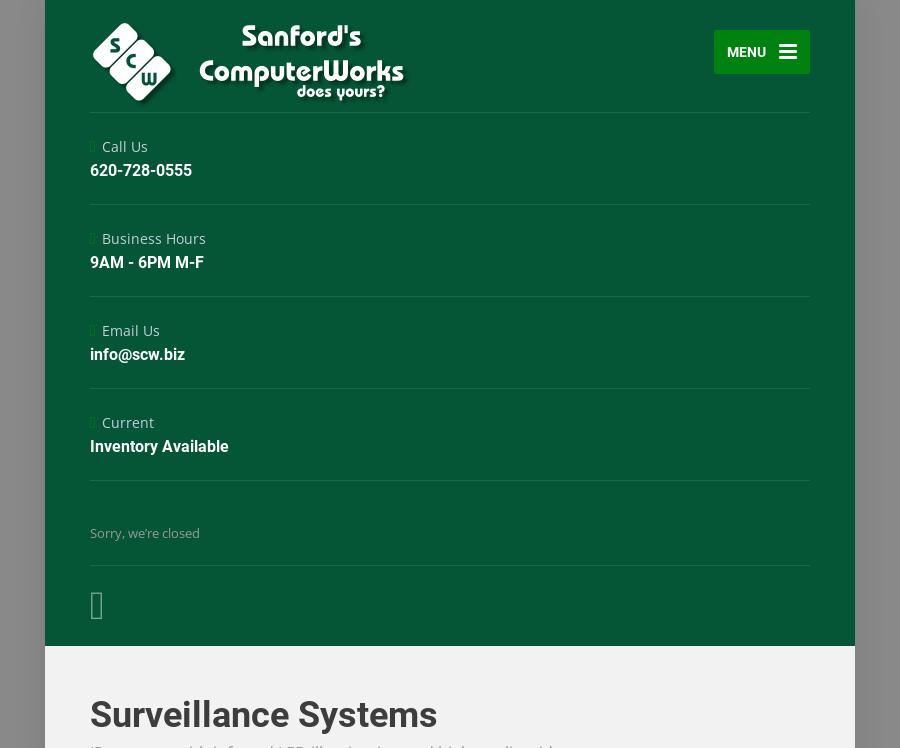 The image size is (900, 748). What do you see at coordinates (262, 712) in the screenshot?
I see `'Surveillance Systems'` at bounding box center [262, 712].